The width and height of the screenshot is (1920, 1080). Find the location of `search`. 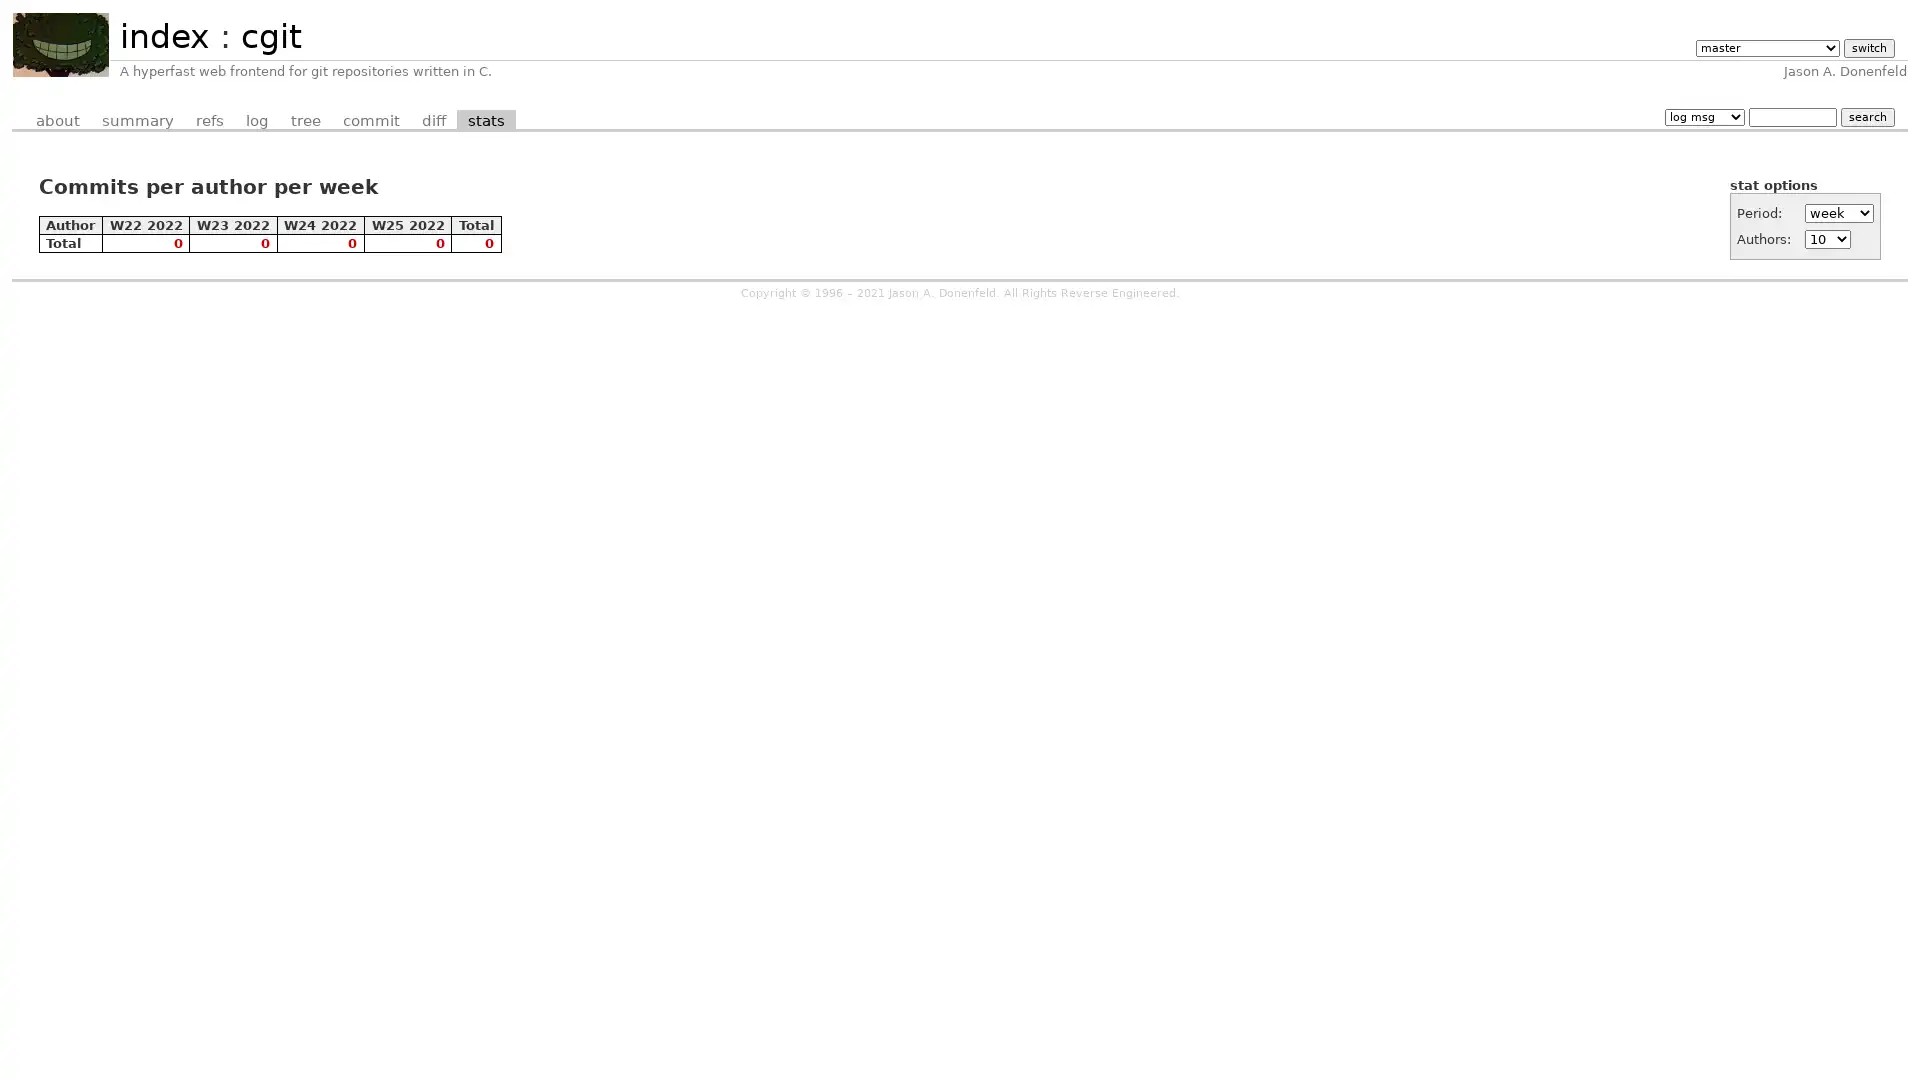

search is located at coordinates (1866, 116).